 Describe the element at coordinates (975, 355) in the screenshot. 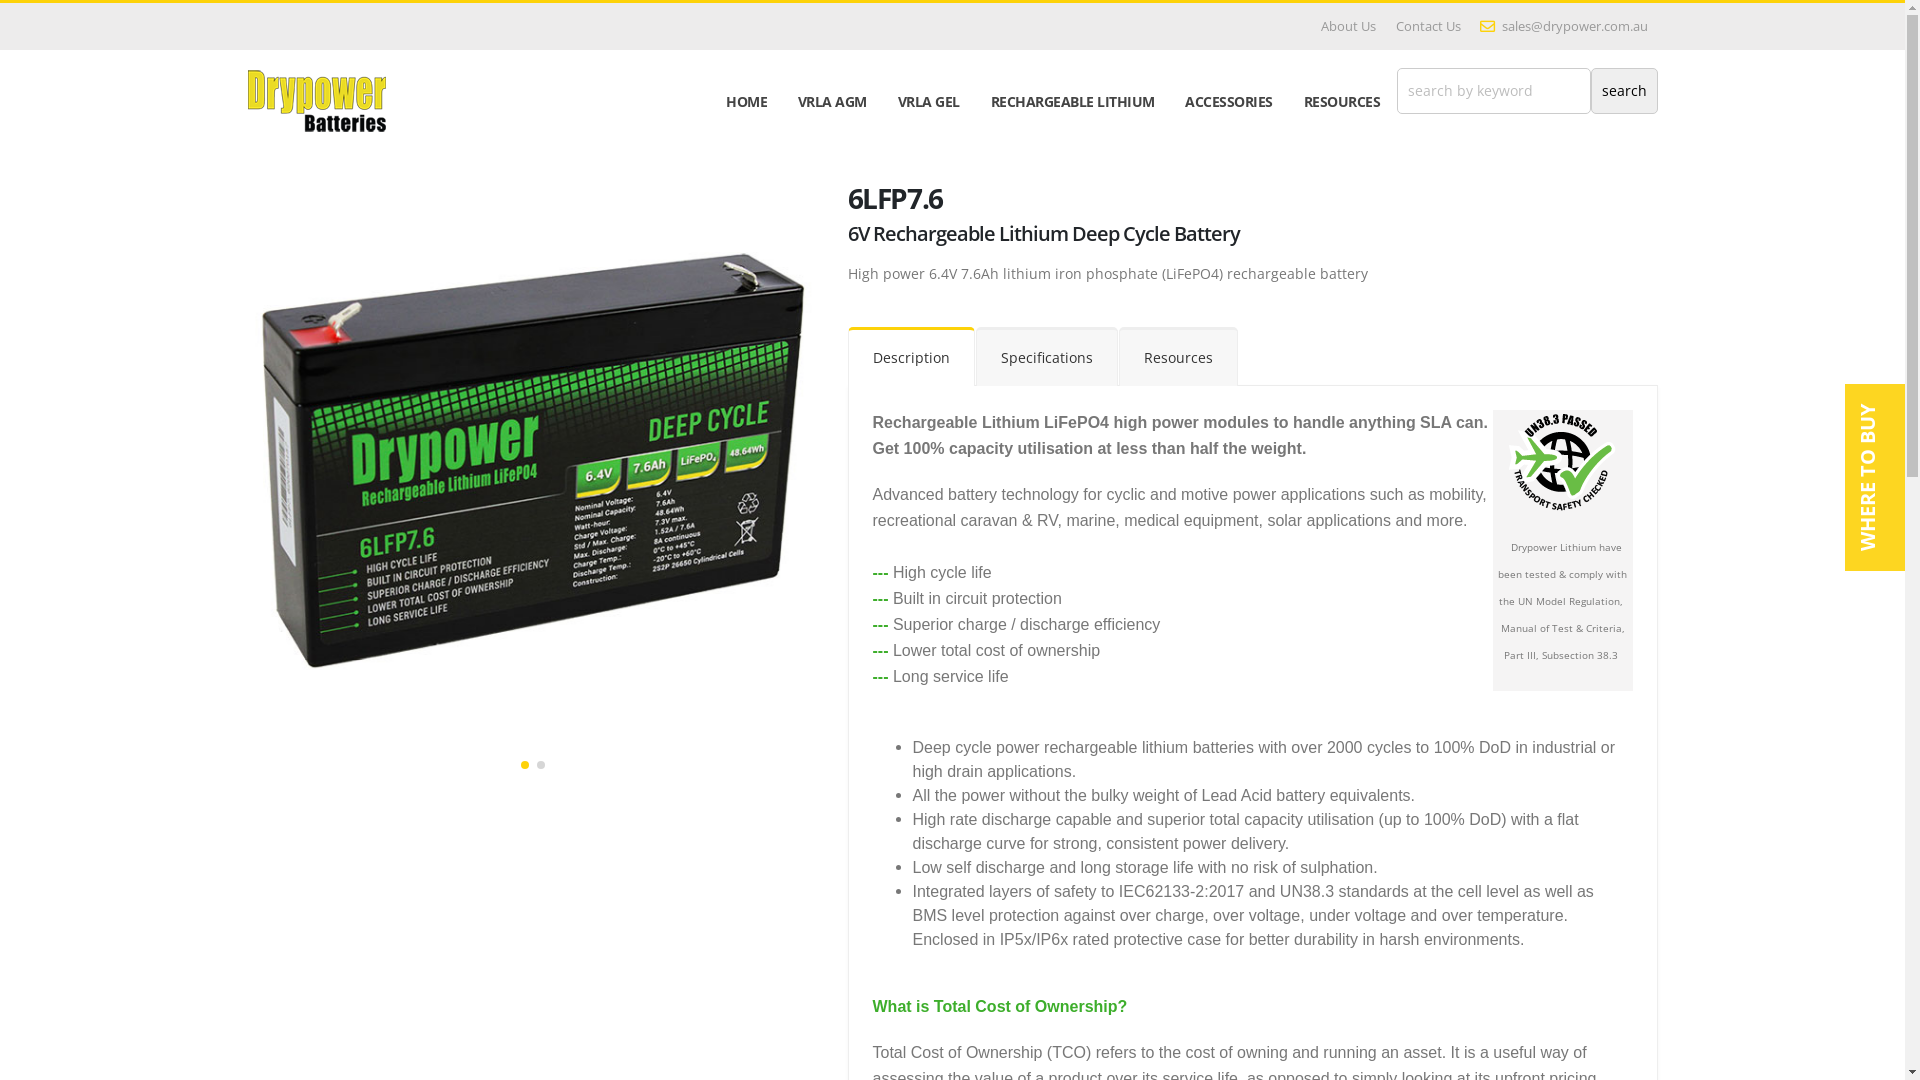

I see `'Specifications'` at that location.